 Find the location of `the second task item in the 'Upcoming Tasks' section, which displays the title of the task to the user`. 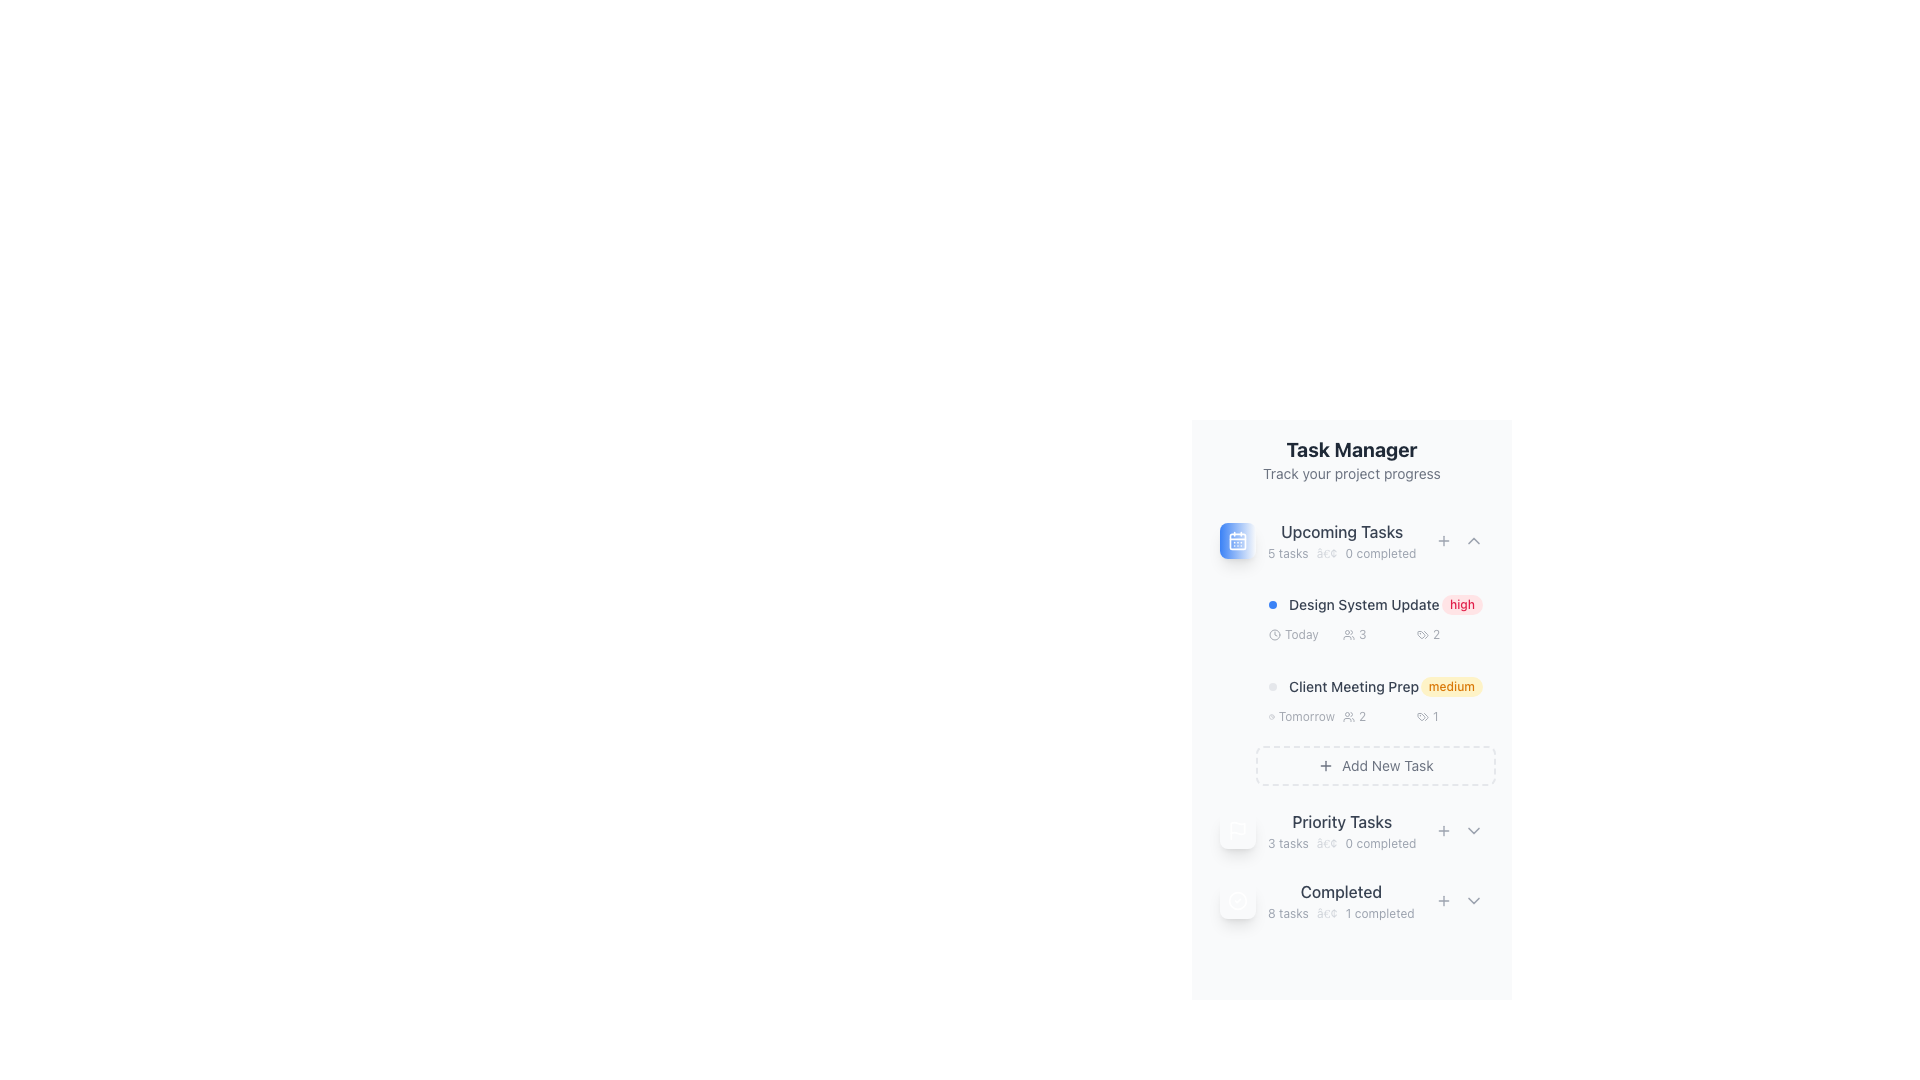

the second task item in the 'Upcoming Tasks' section, which displays the title of the task to the user is located at coordinates (1353, 685).